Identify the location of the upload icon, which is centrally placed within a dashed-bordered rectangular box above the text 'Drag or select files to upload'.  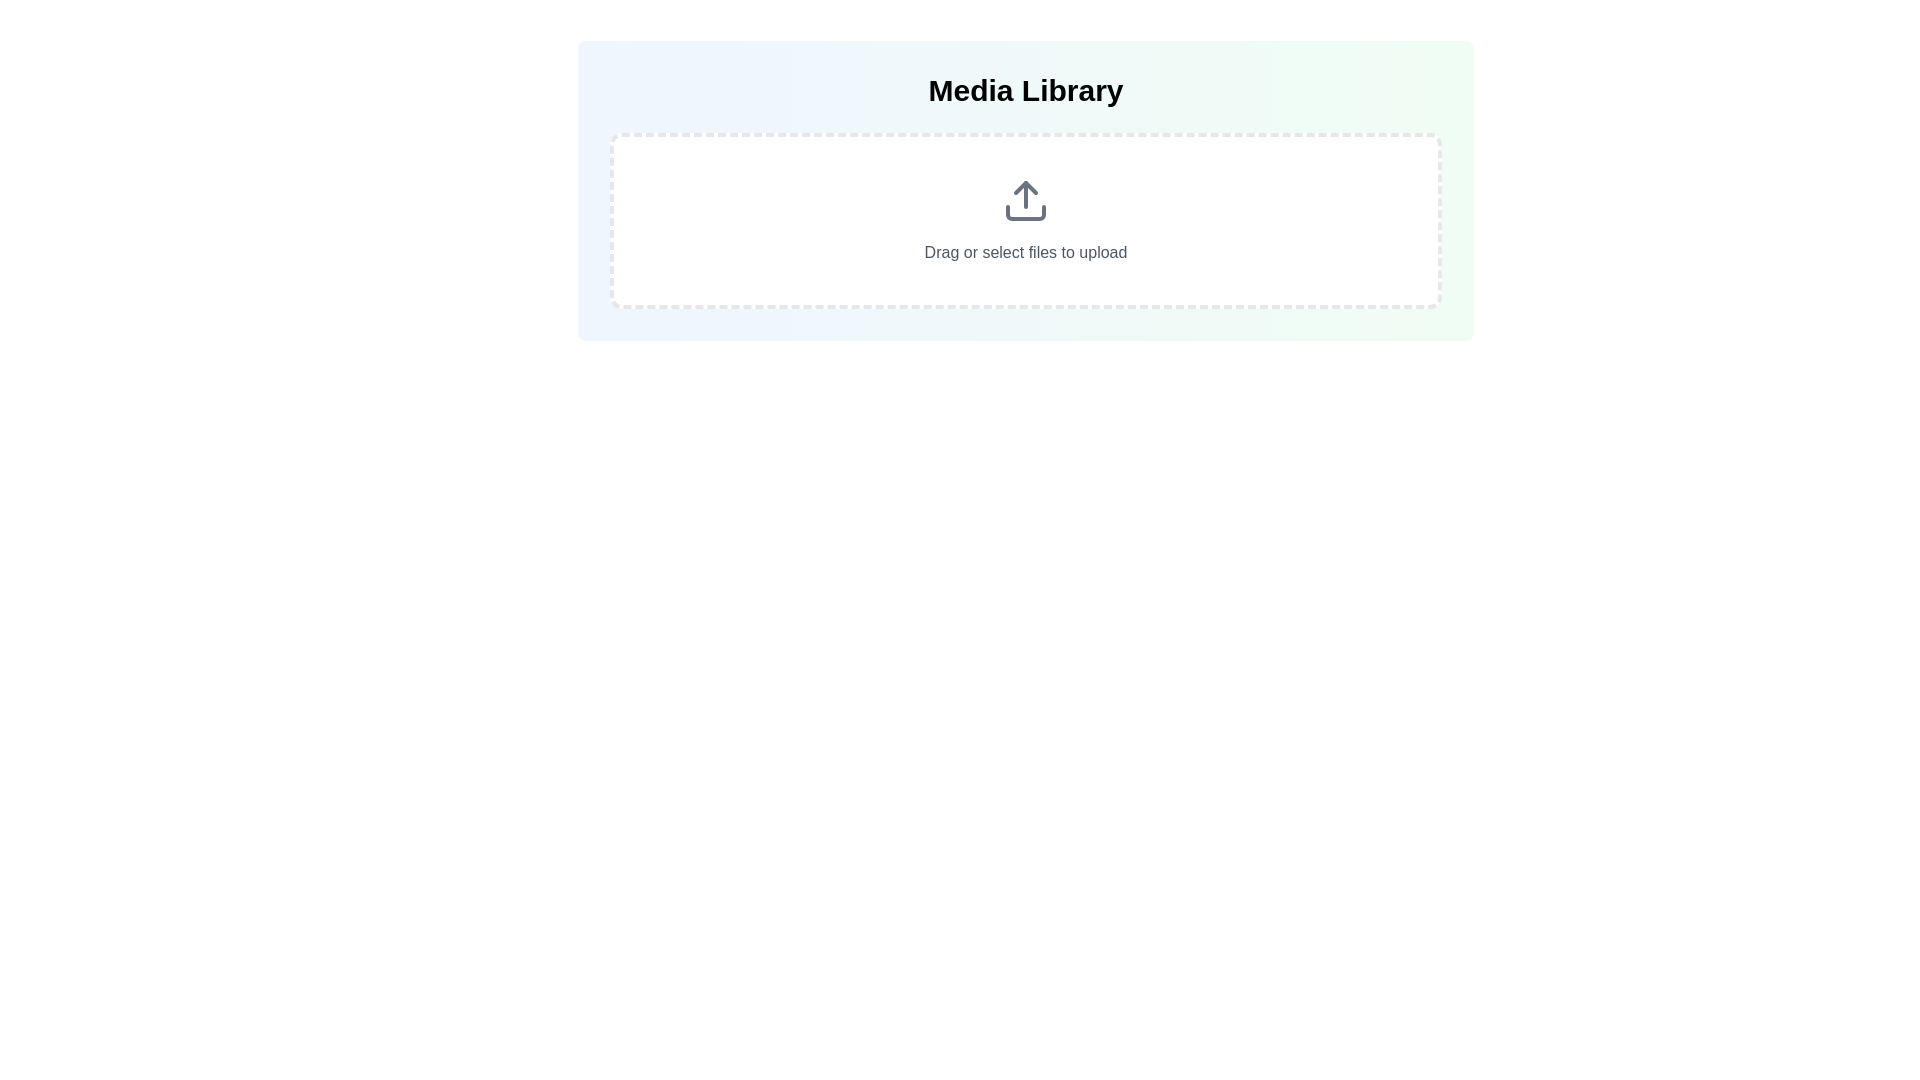
(1026, 200).